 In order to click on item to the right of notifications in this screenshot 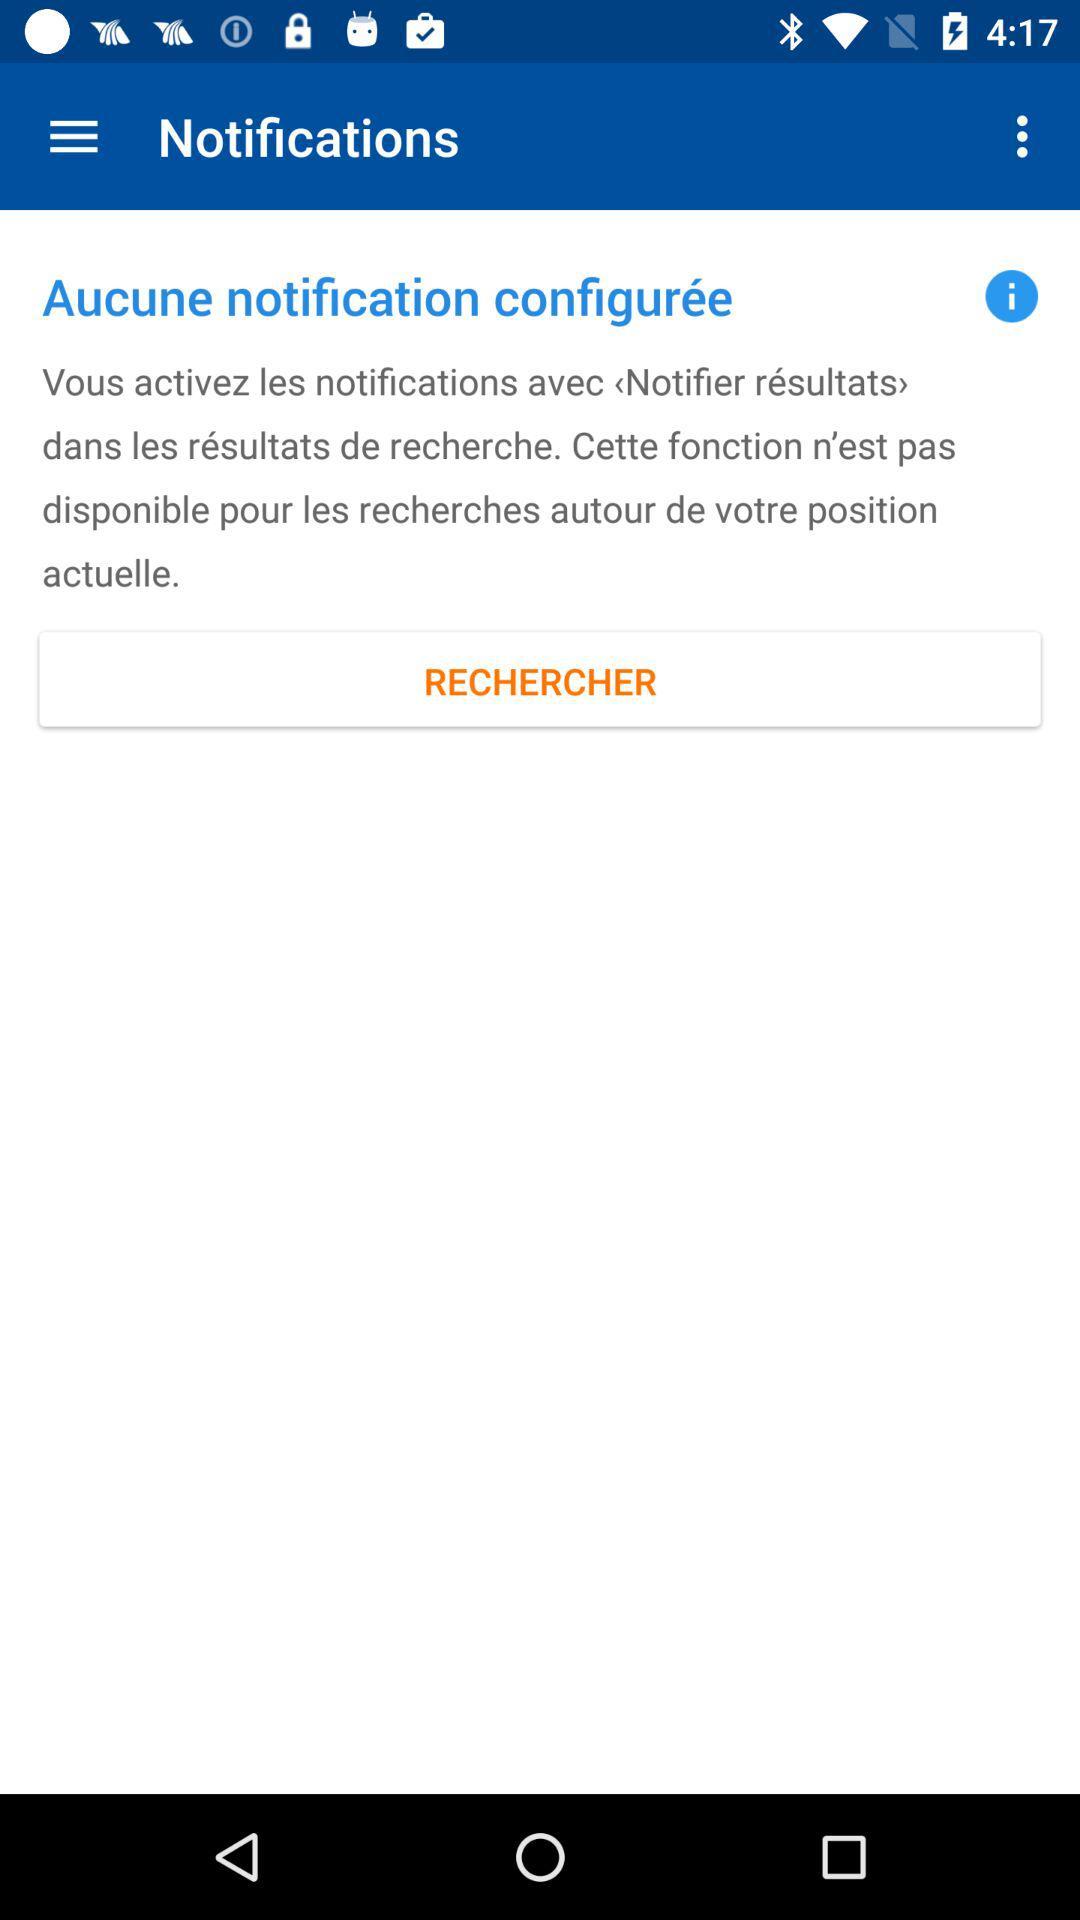, I will do `click(1027, 135)`.